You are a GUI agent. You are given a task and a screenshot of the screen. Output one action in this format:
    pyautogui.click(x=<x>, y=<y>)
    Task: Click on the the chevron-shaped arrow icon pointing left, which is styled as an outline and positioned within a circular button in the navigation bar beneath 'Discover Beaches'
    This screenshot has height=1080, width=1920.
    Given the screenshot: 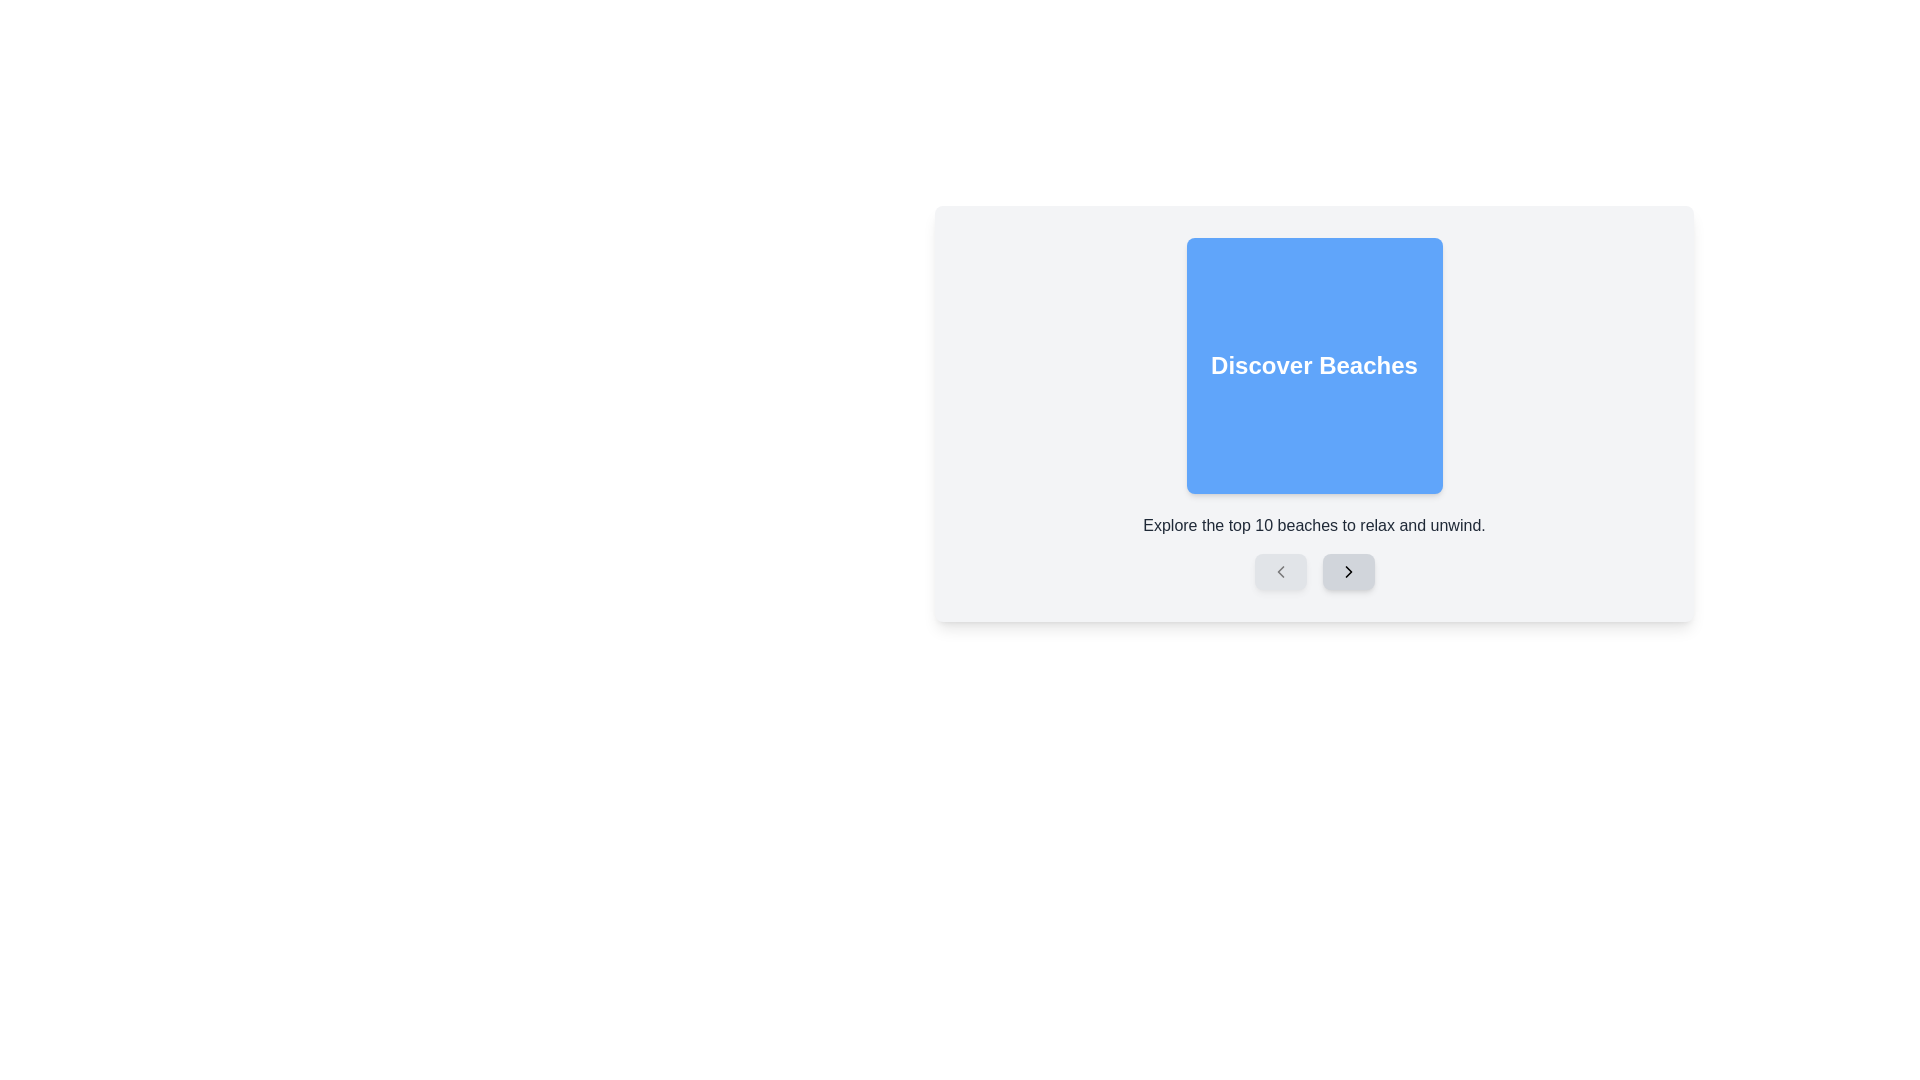 What is the action you would take?
    pyautogui.click(x=1280, y=571)
    